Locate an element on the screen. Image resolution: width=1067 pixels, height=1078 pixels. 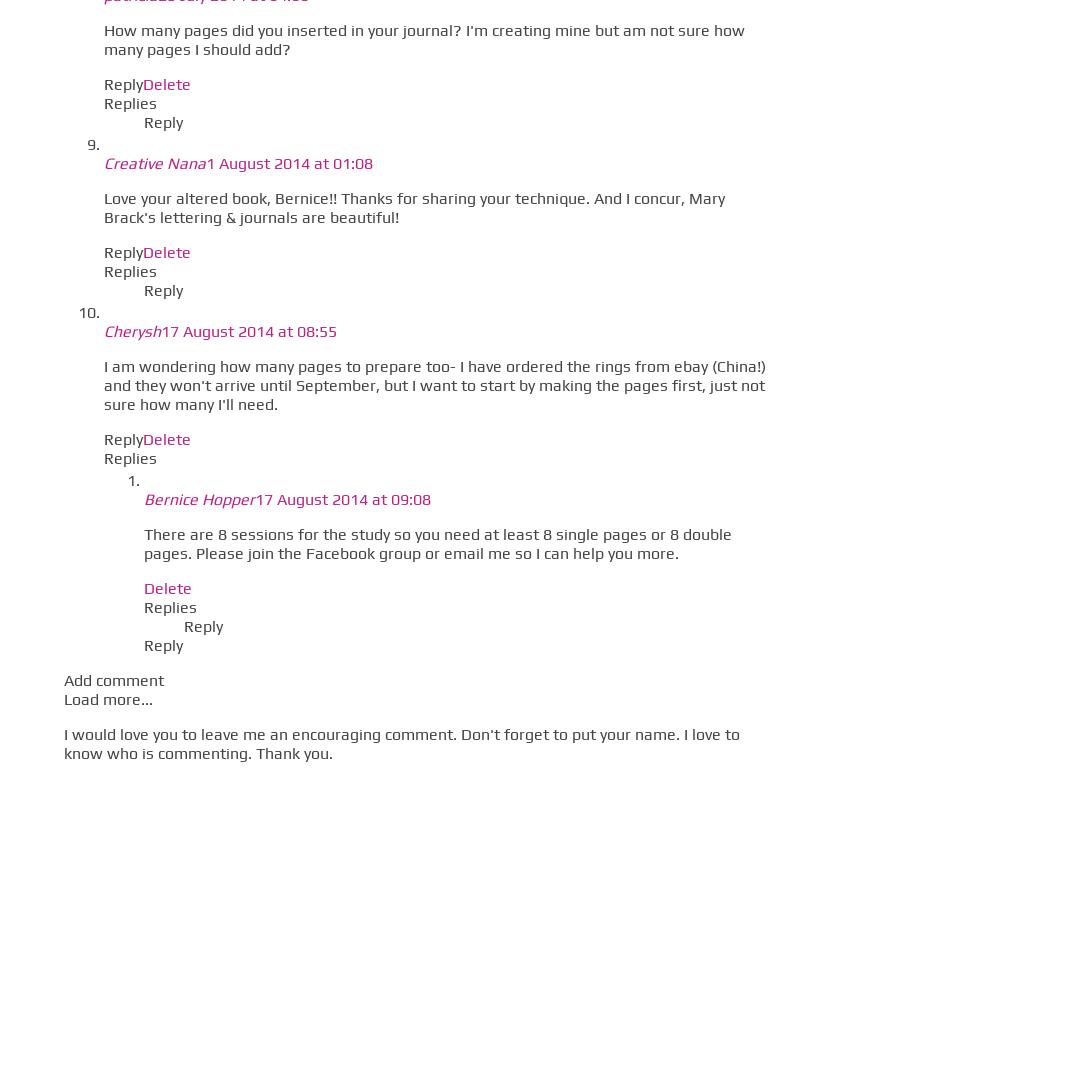
'Love your altered book, Bernice!! Thanks for sharing your technique. And I concur, Mary Brack's lettering & journals are beautiful!' is located at coordinates (413, 206).